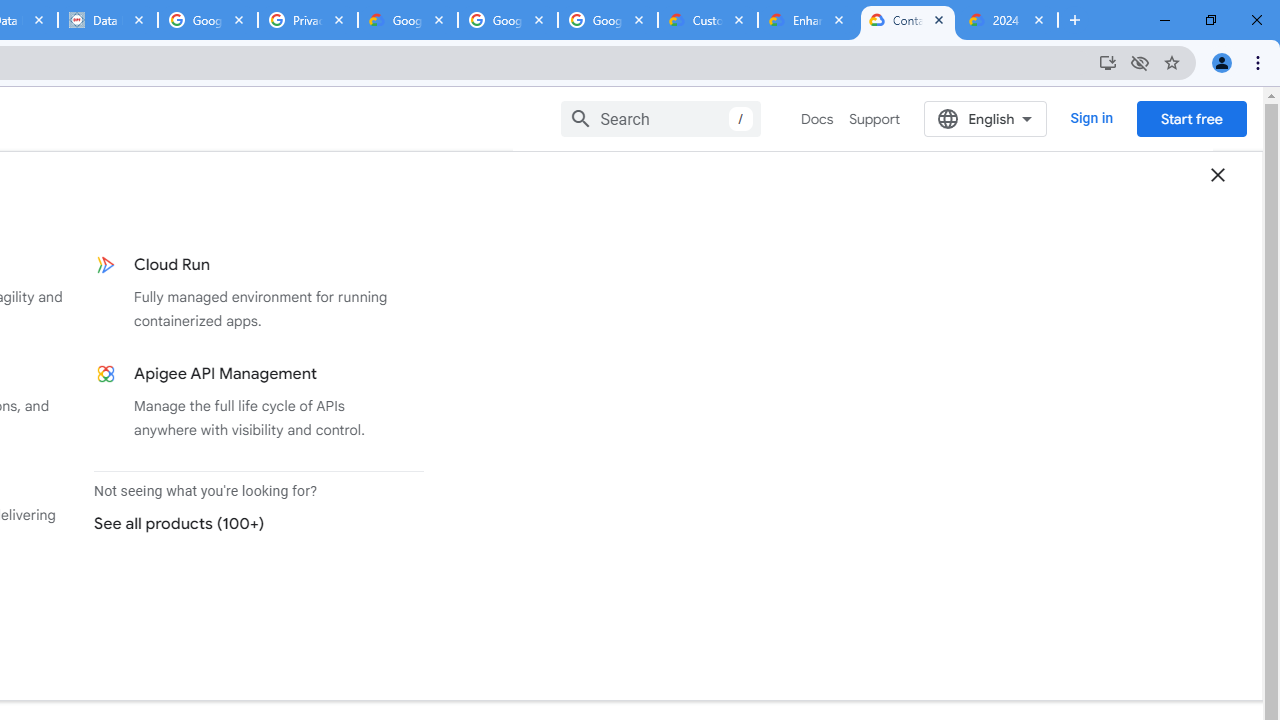 The width and height of the screenshot is (1280, 720). Describe the element at coordinates (1106, 61) in the screenshot. I see `'Install Google Cloud'` at that location.